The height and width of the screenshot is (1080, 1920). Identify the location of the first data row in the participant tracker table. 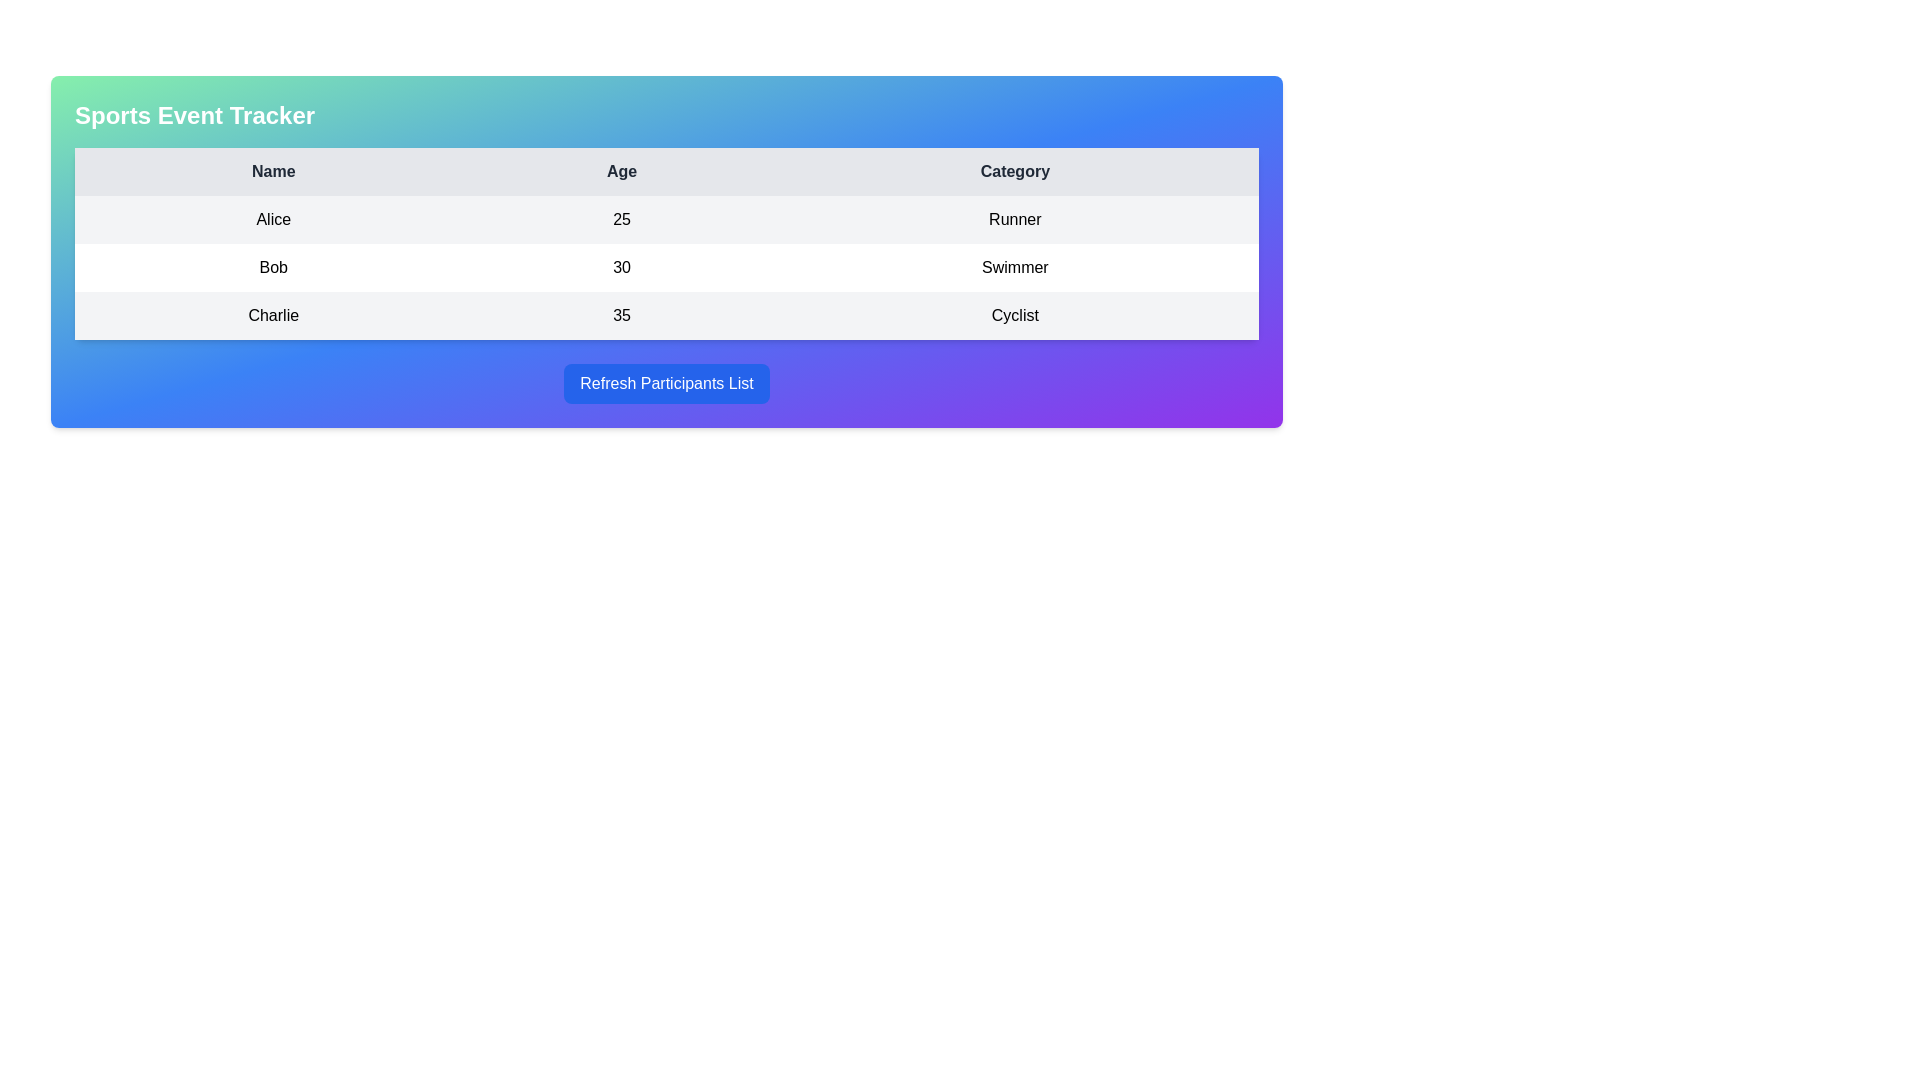
(667, 219).